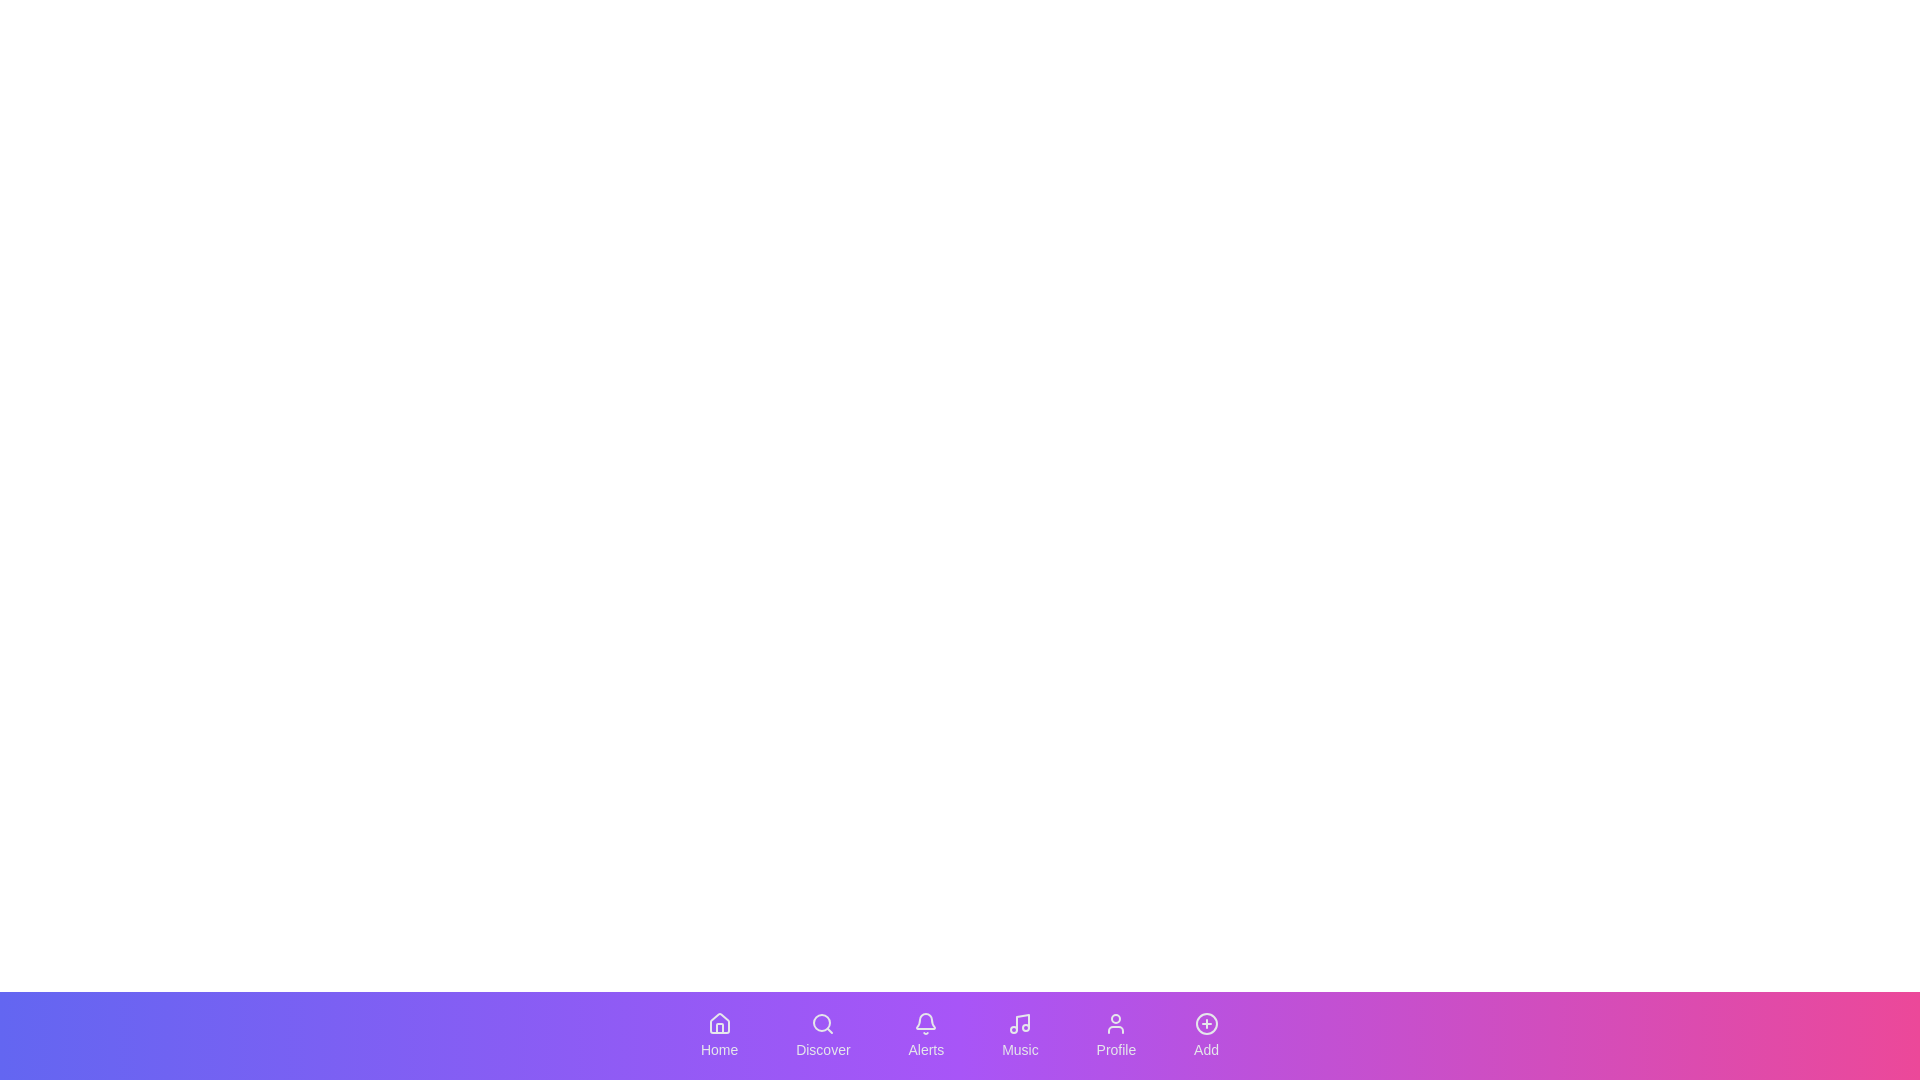 The width and height of the screenshot is (1920, 1080). Describe the element at coordinates (719, 1035) in the screenshot. I see `the navigation button corresponding to Home` at that location.